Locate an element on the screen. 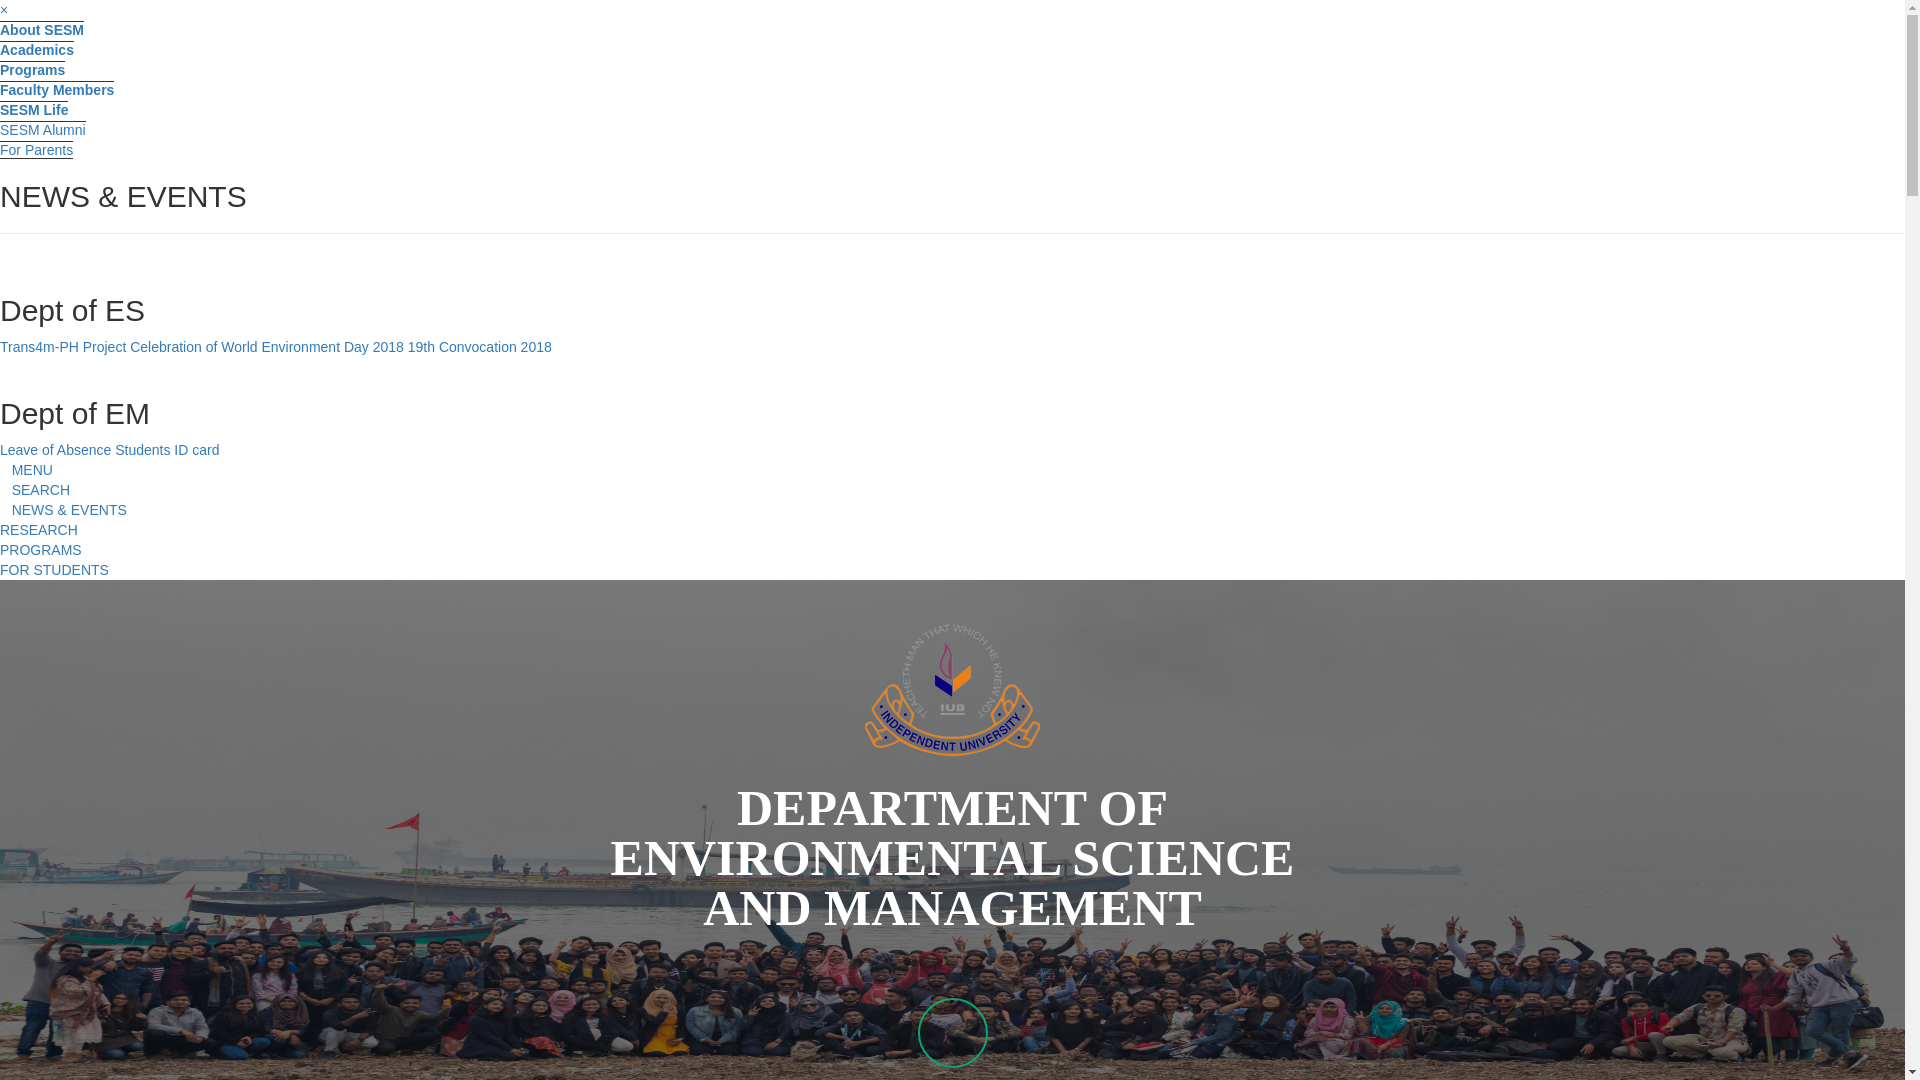  '   MENU' is located at coordinates (26, 470).